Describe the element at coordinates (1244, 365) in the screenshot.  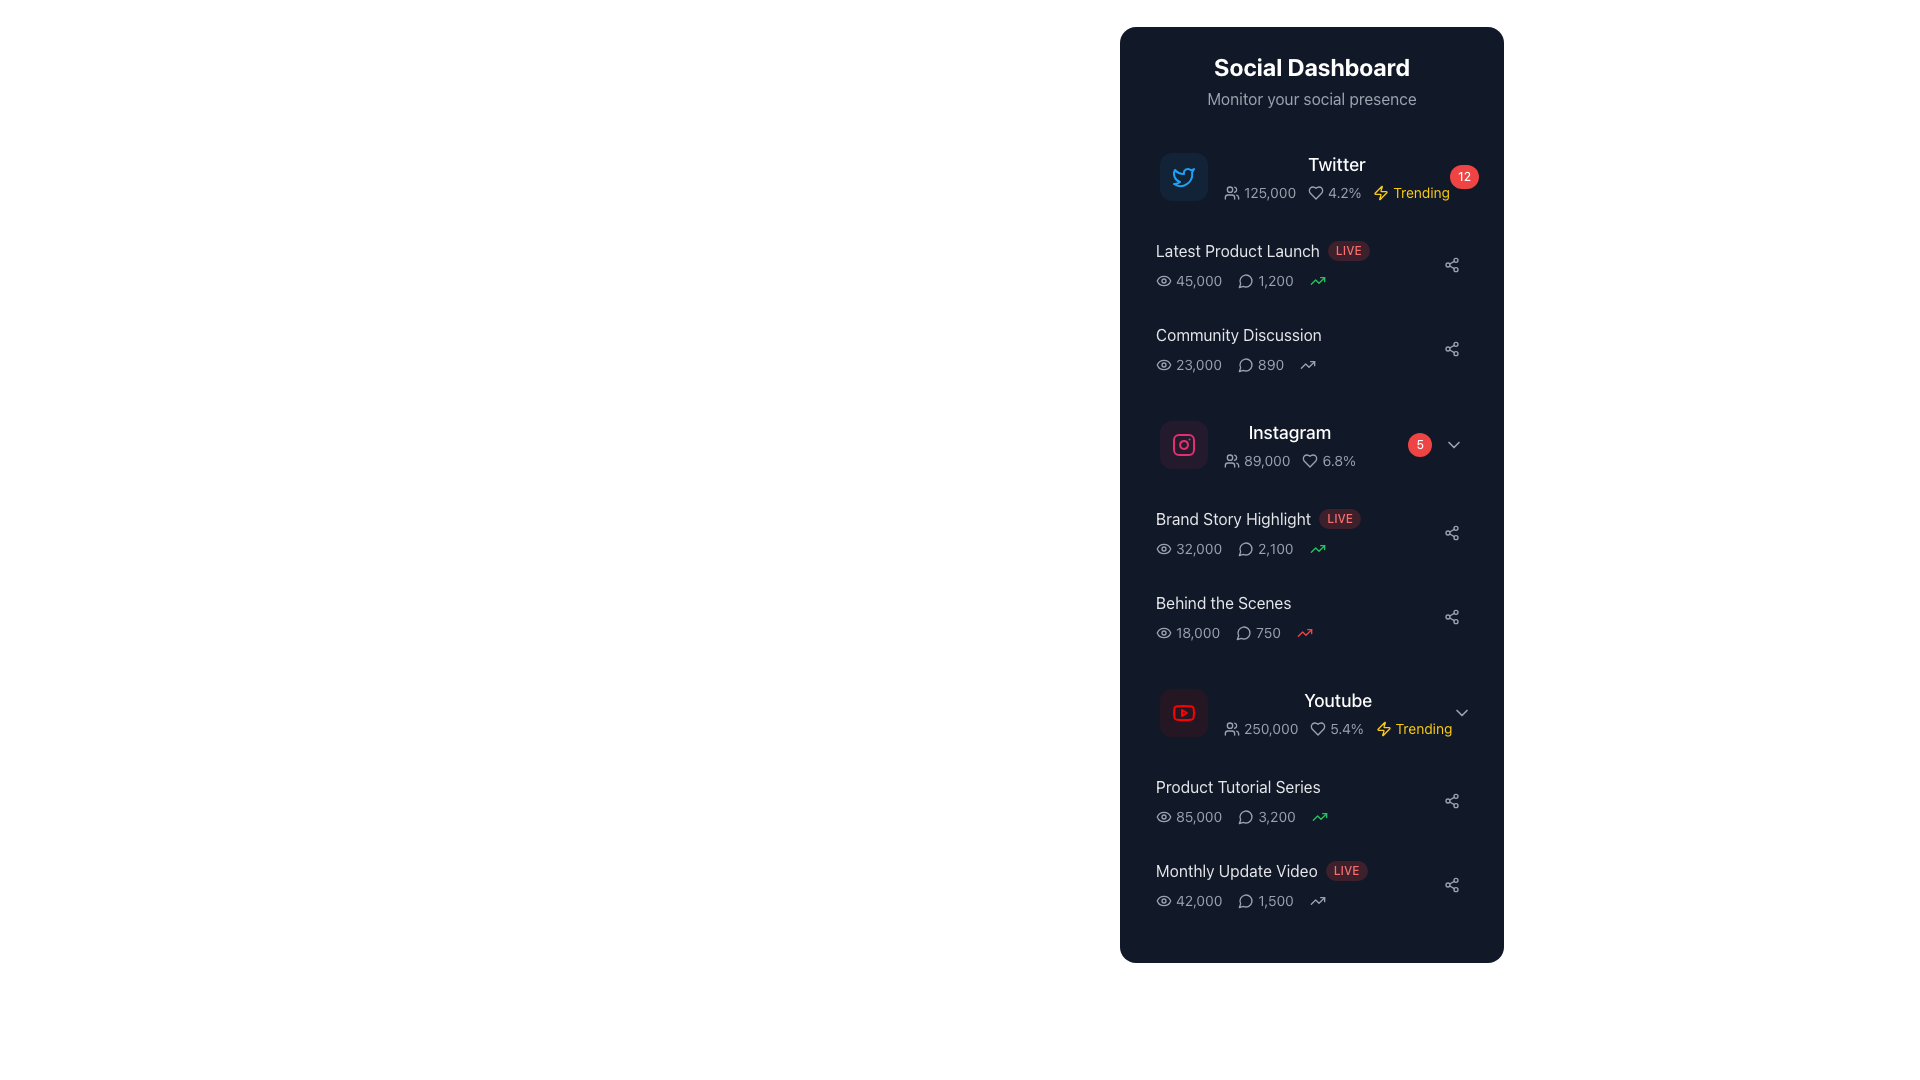
I see `the speech bubble icon indicating the number of comments or discussions, located next to the value '890' in the 'Community Discussion' section of the dashboard` at that location.